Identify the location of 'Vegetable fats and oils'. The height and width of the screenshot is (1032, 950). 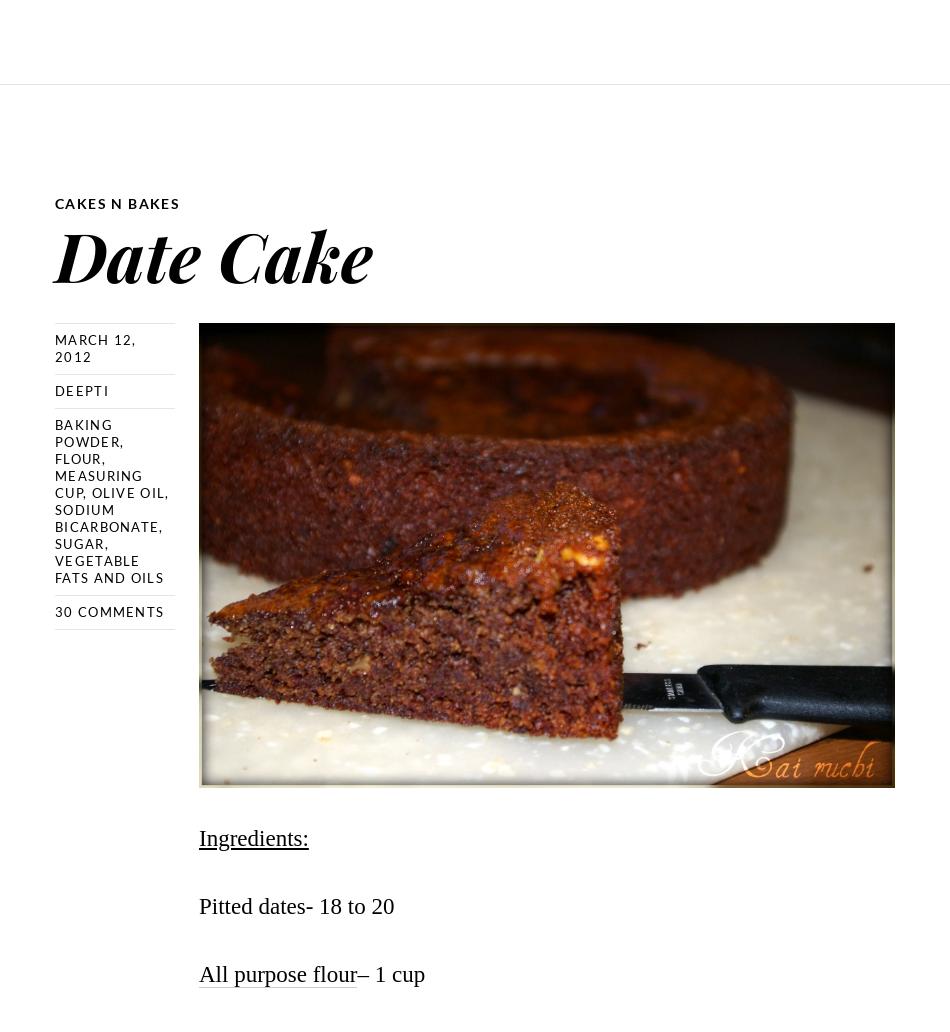
(108, 569).